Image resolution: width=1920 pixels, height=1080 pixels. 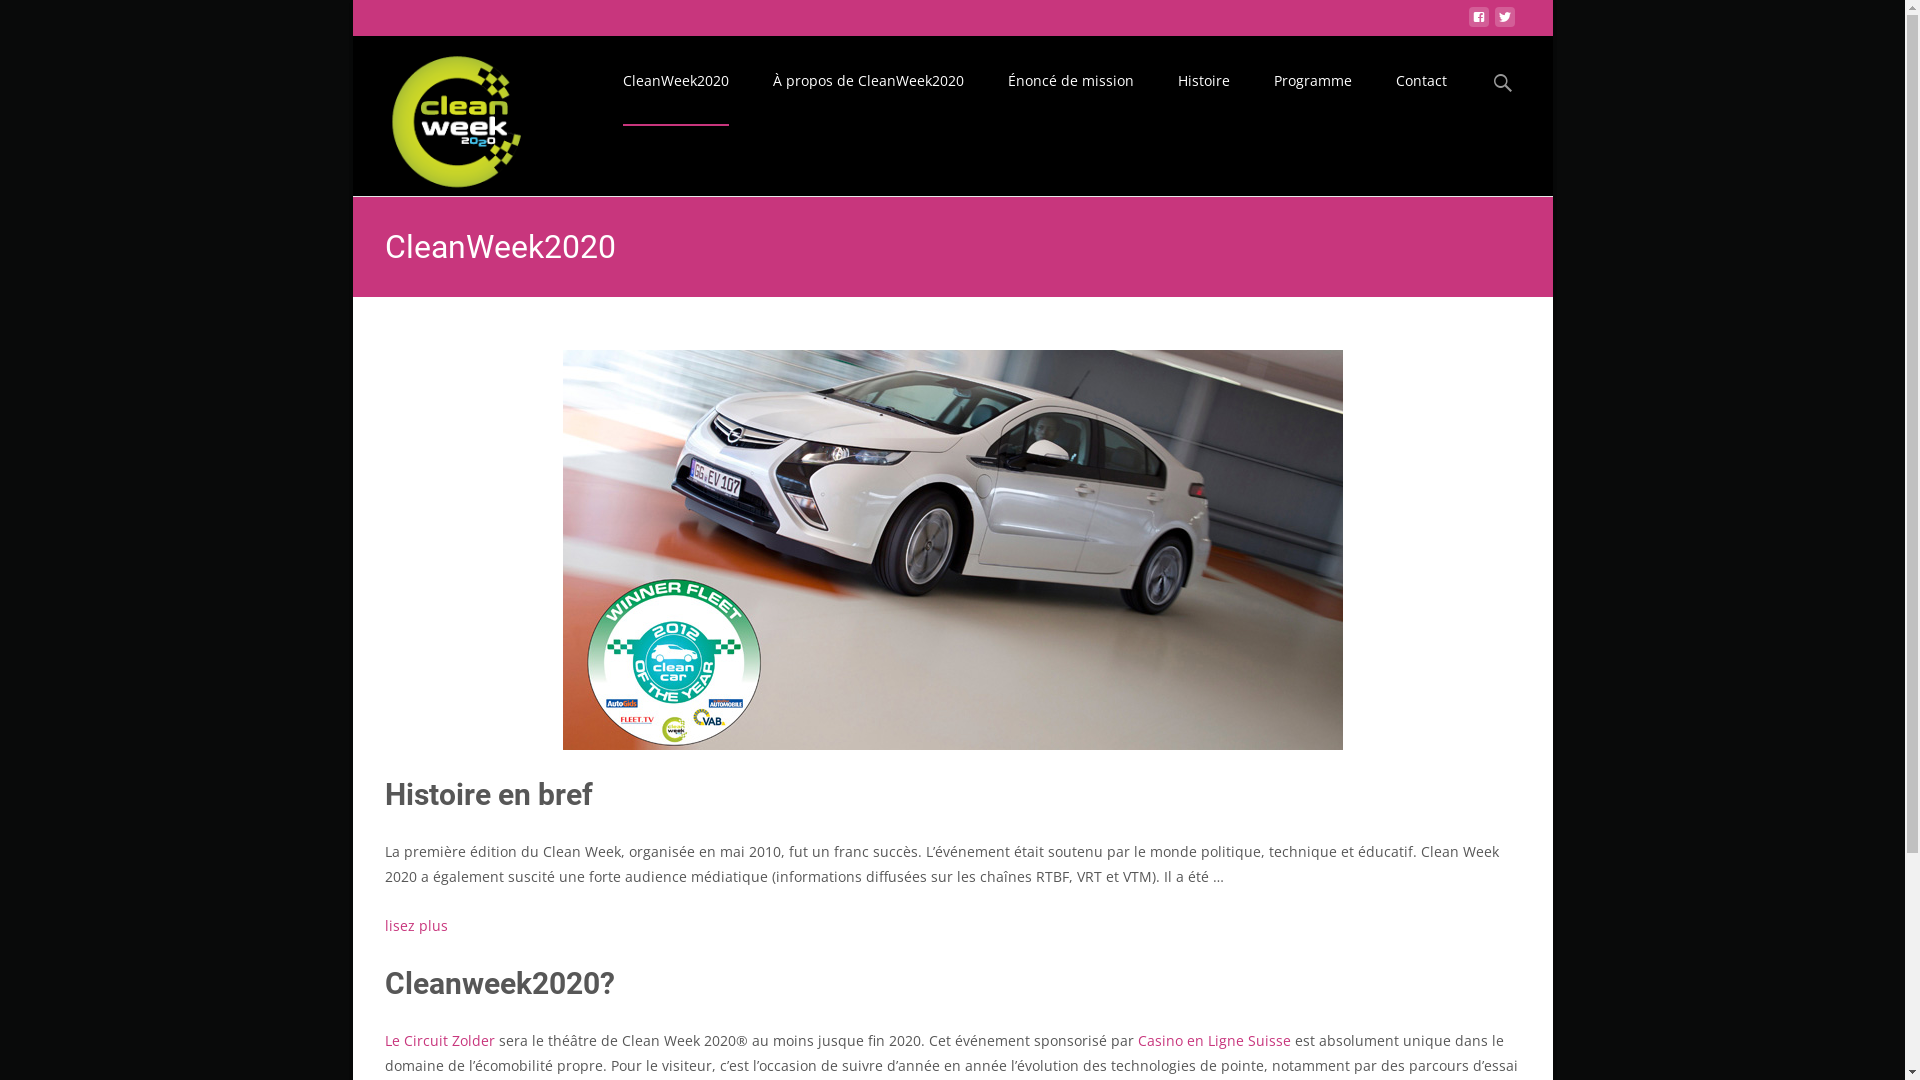 I want to click on 'Search for:', so click(x=1486, y=82).